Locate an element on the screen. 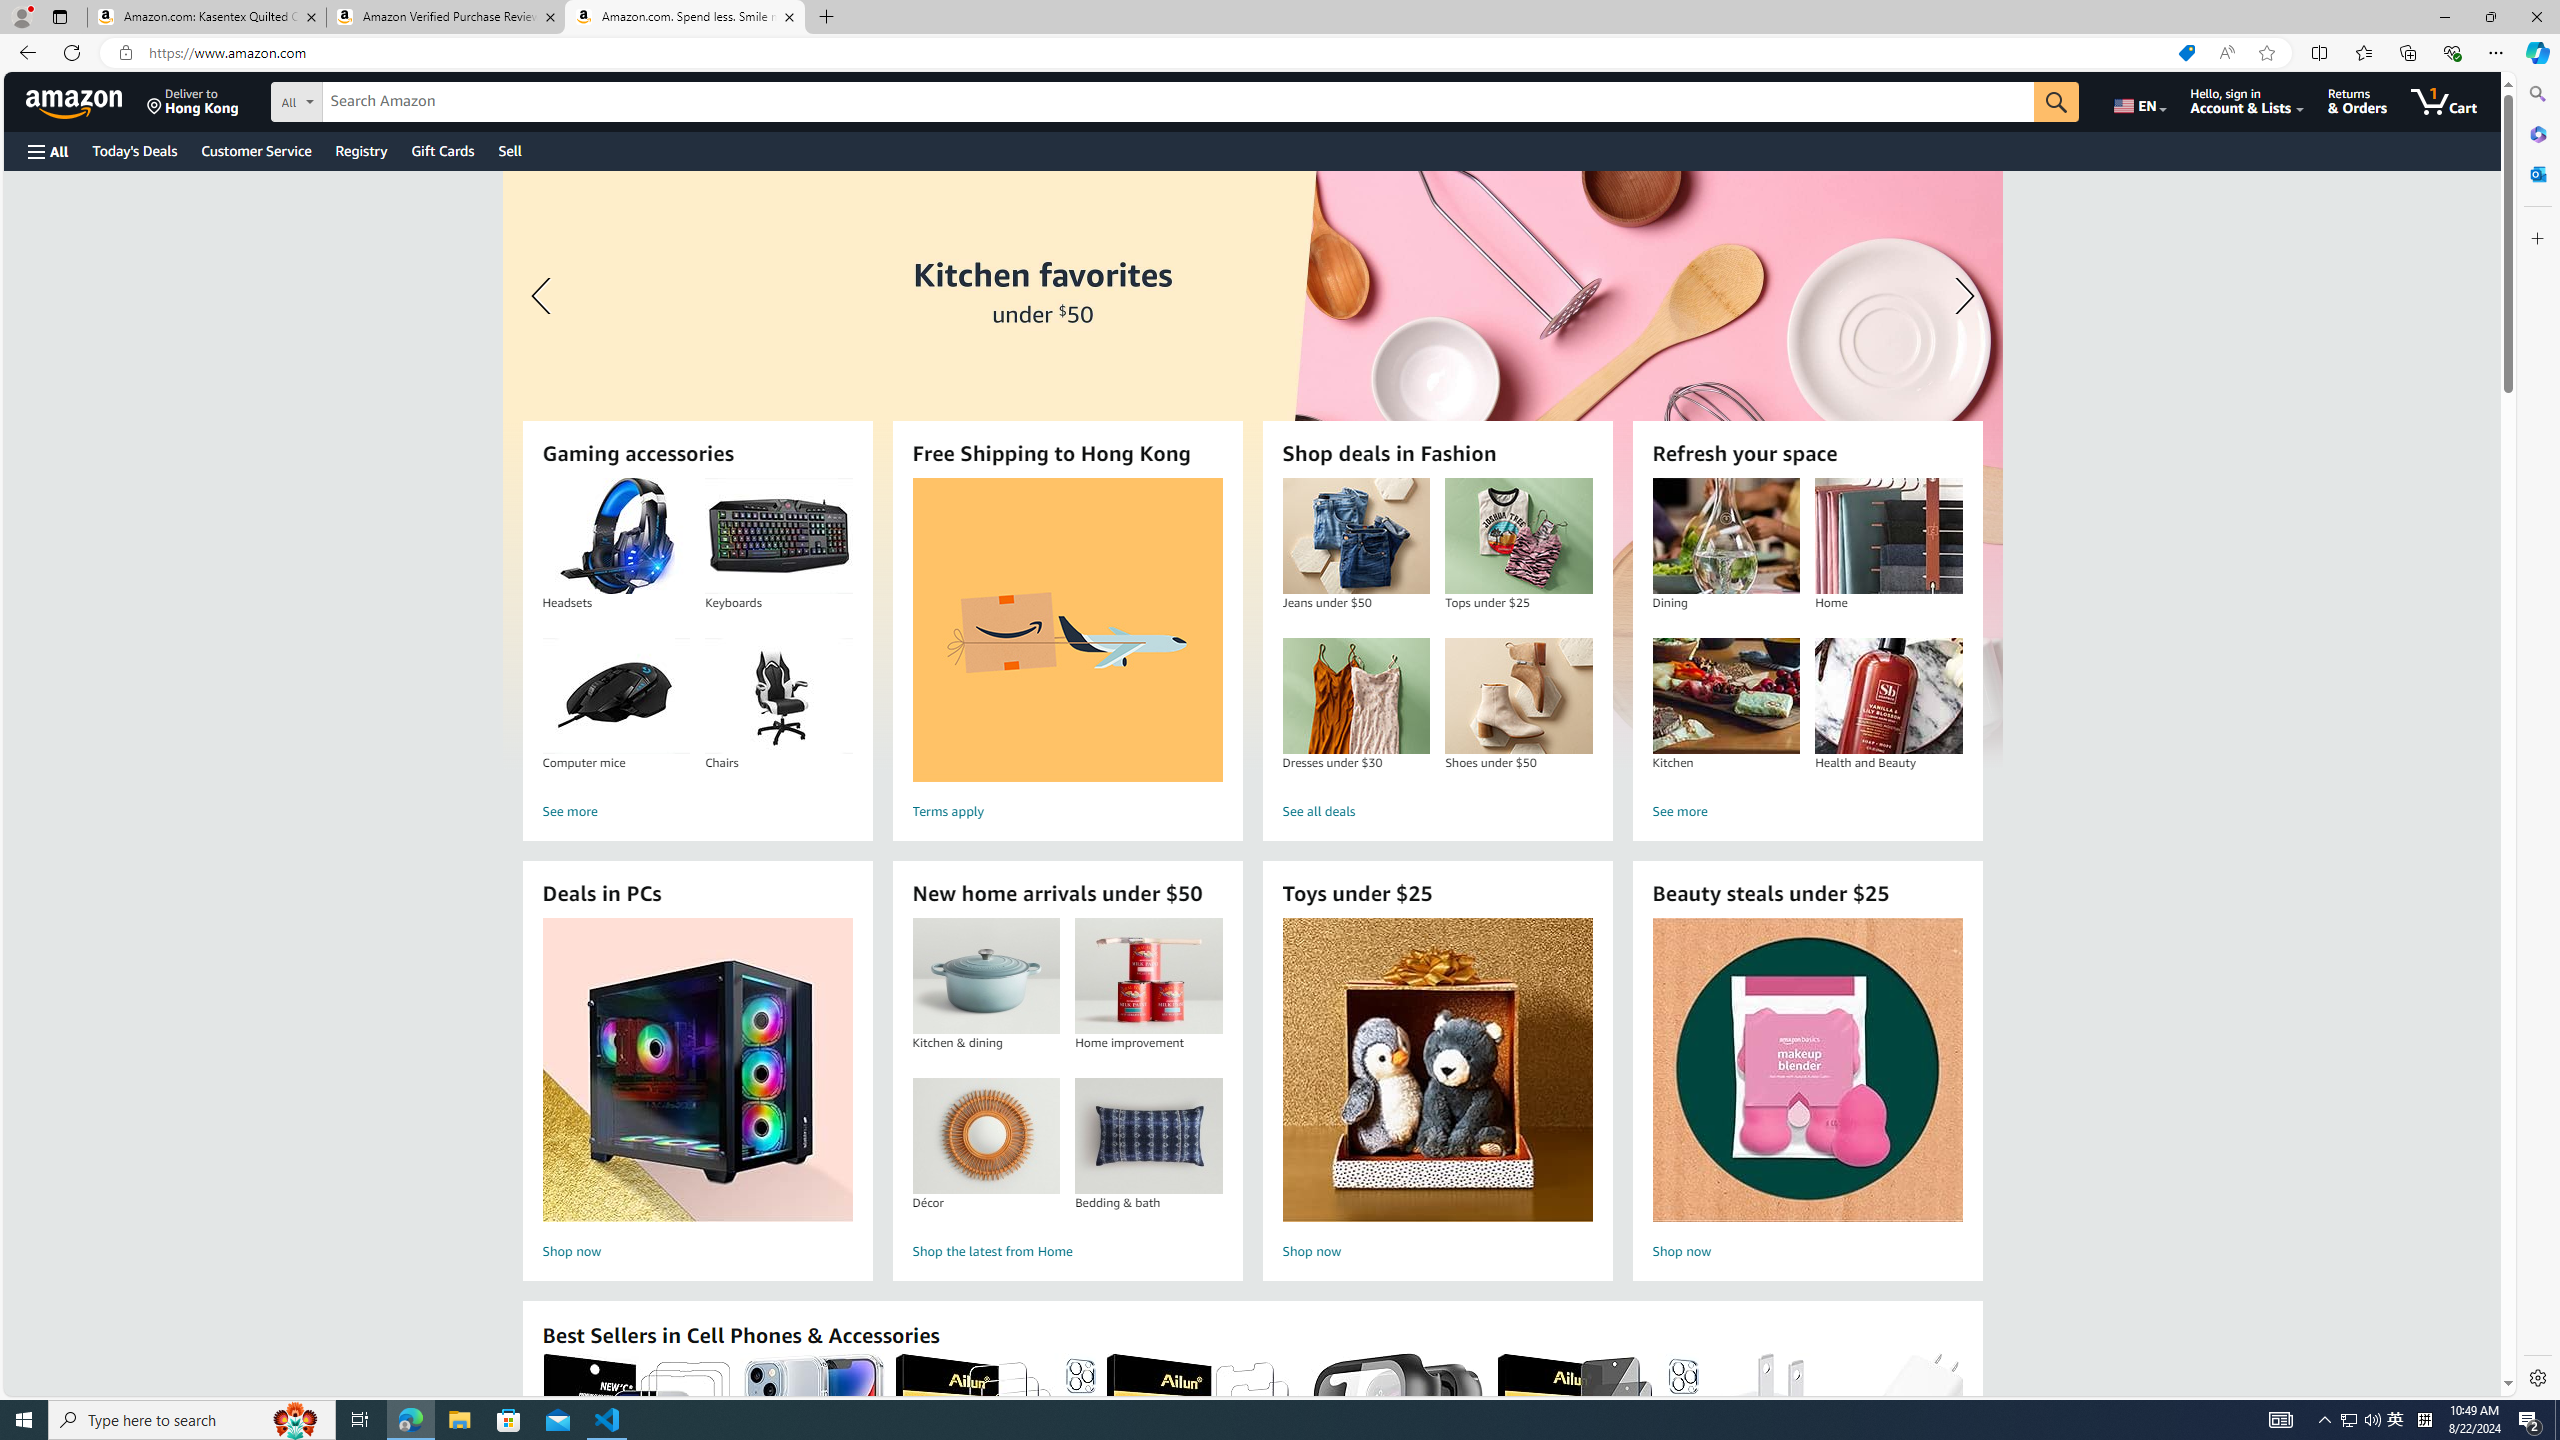 The width and height of the screenshot is (2560, 1440). 'See all deals' is located at coordinates (1436, 811).